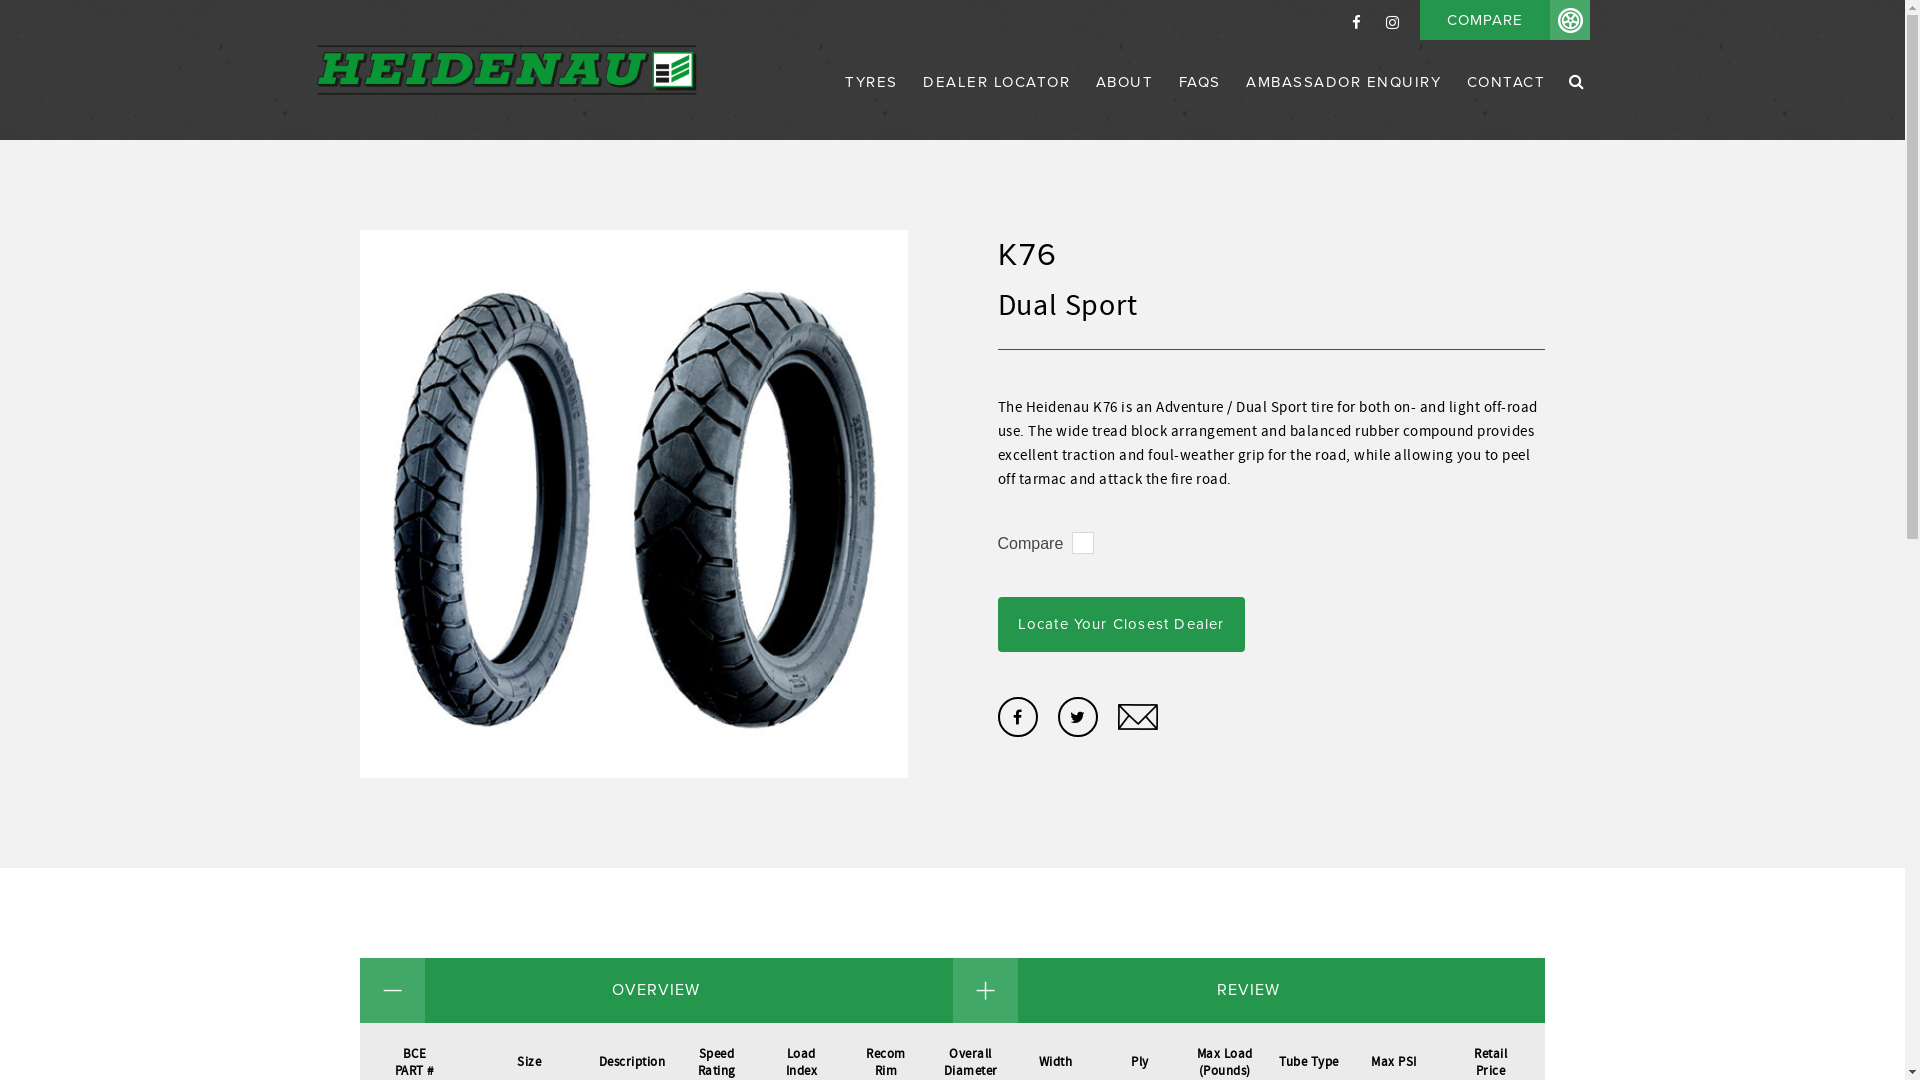  Describe the element at coordinates (1031, 543) in the screenshot. I see `'Compare'` at that location.